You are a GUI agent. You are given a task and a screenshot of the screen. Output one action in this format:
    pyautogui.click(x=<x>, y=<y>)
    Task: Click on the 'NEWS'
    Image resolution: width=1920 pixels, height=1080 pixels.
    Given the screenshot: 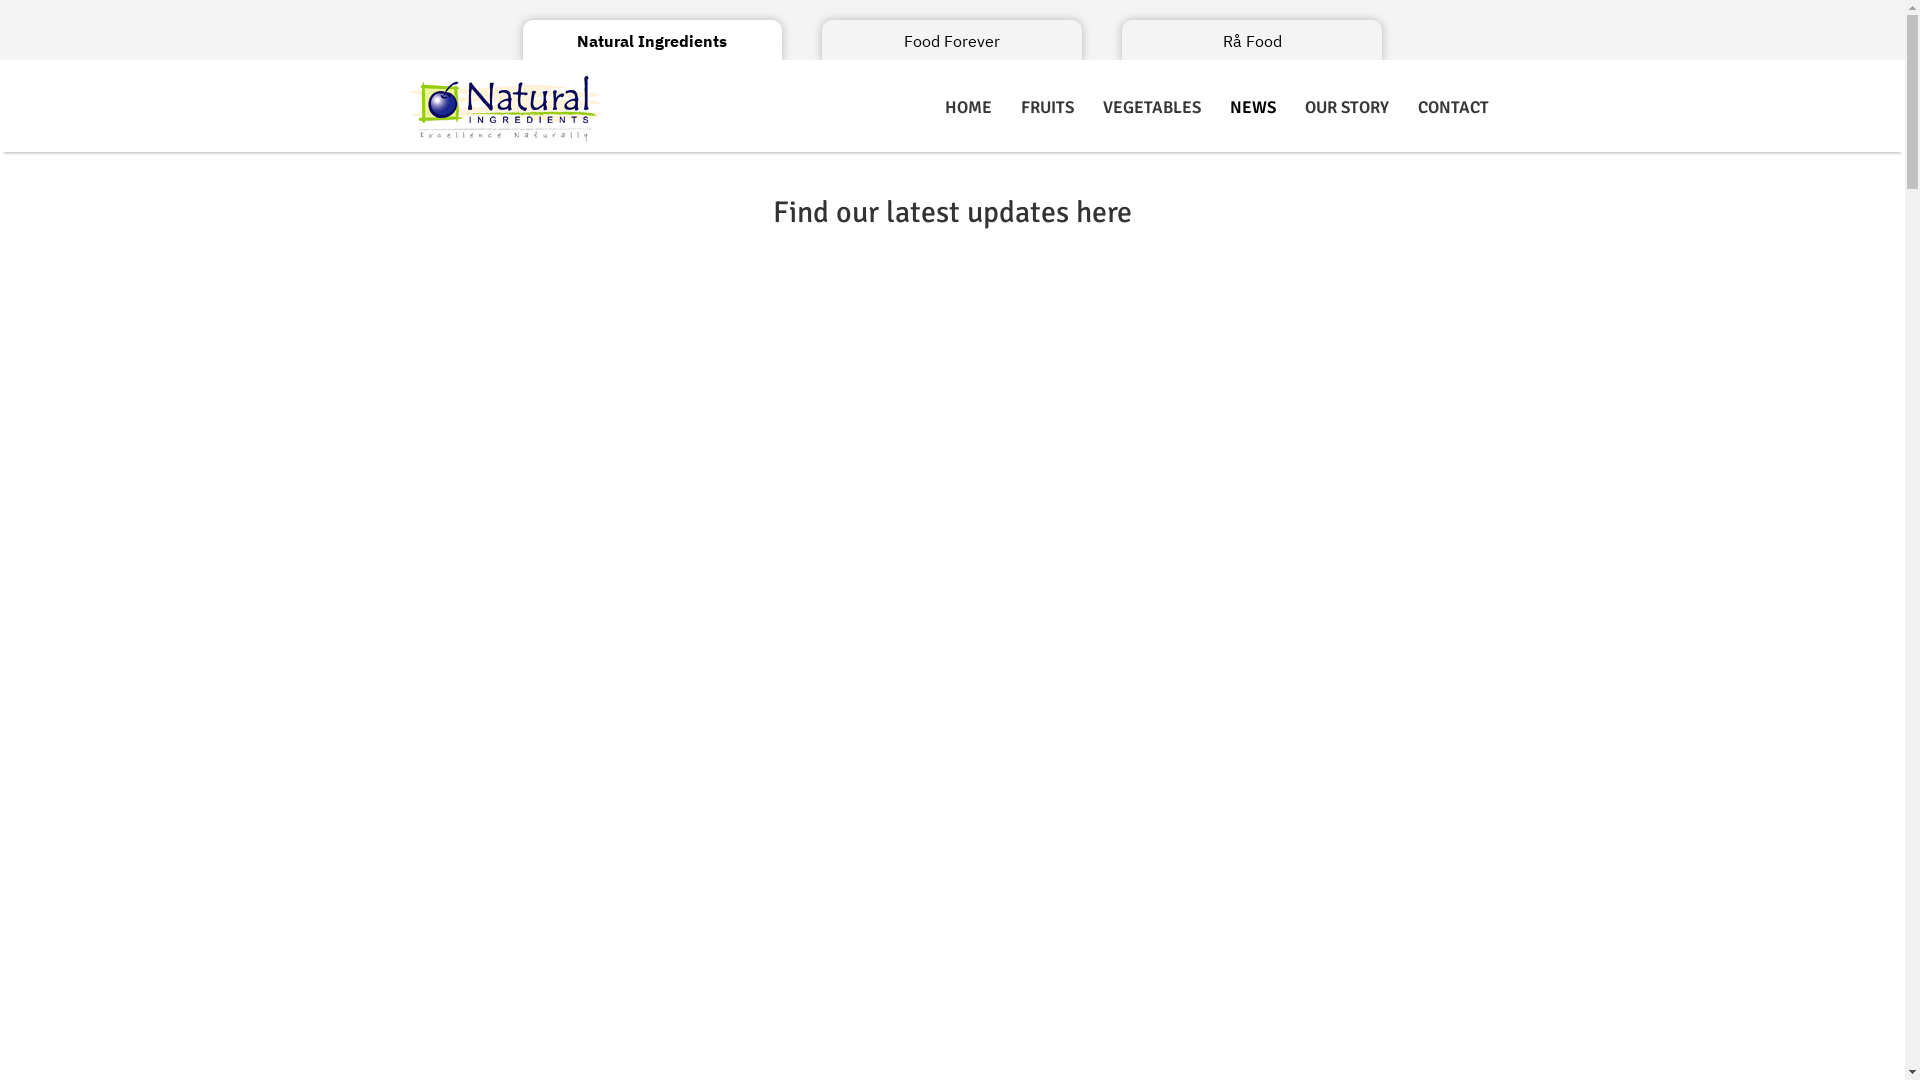 What is the action you would take?
    pyautogui.click(x=1251, y=108)
    